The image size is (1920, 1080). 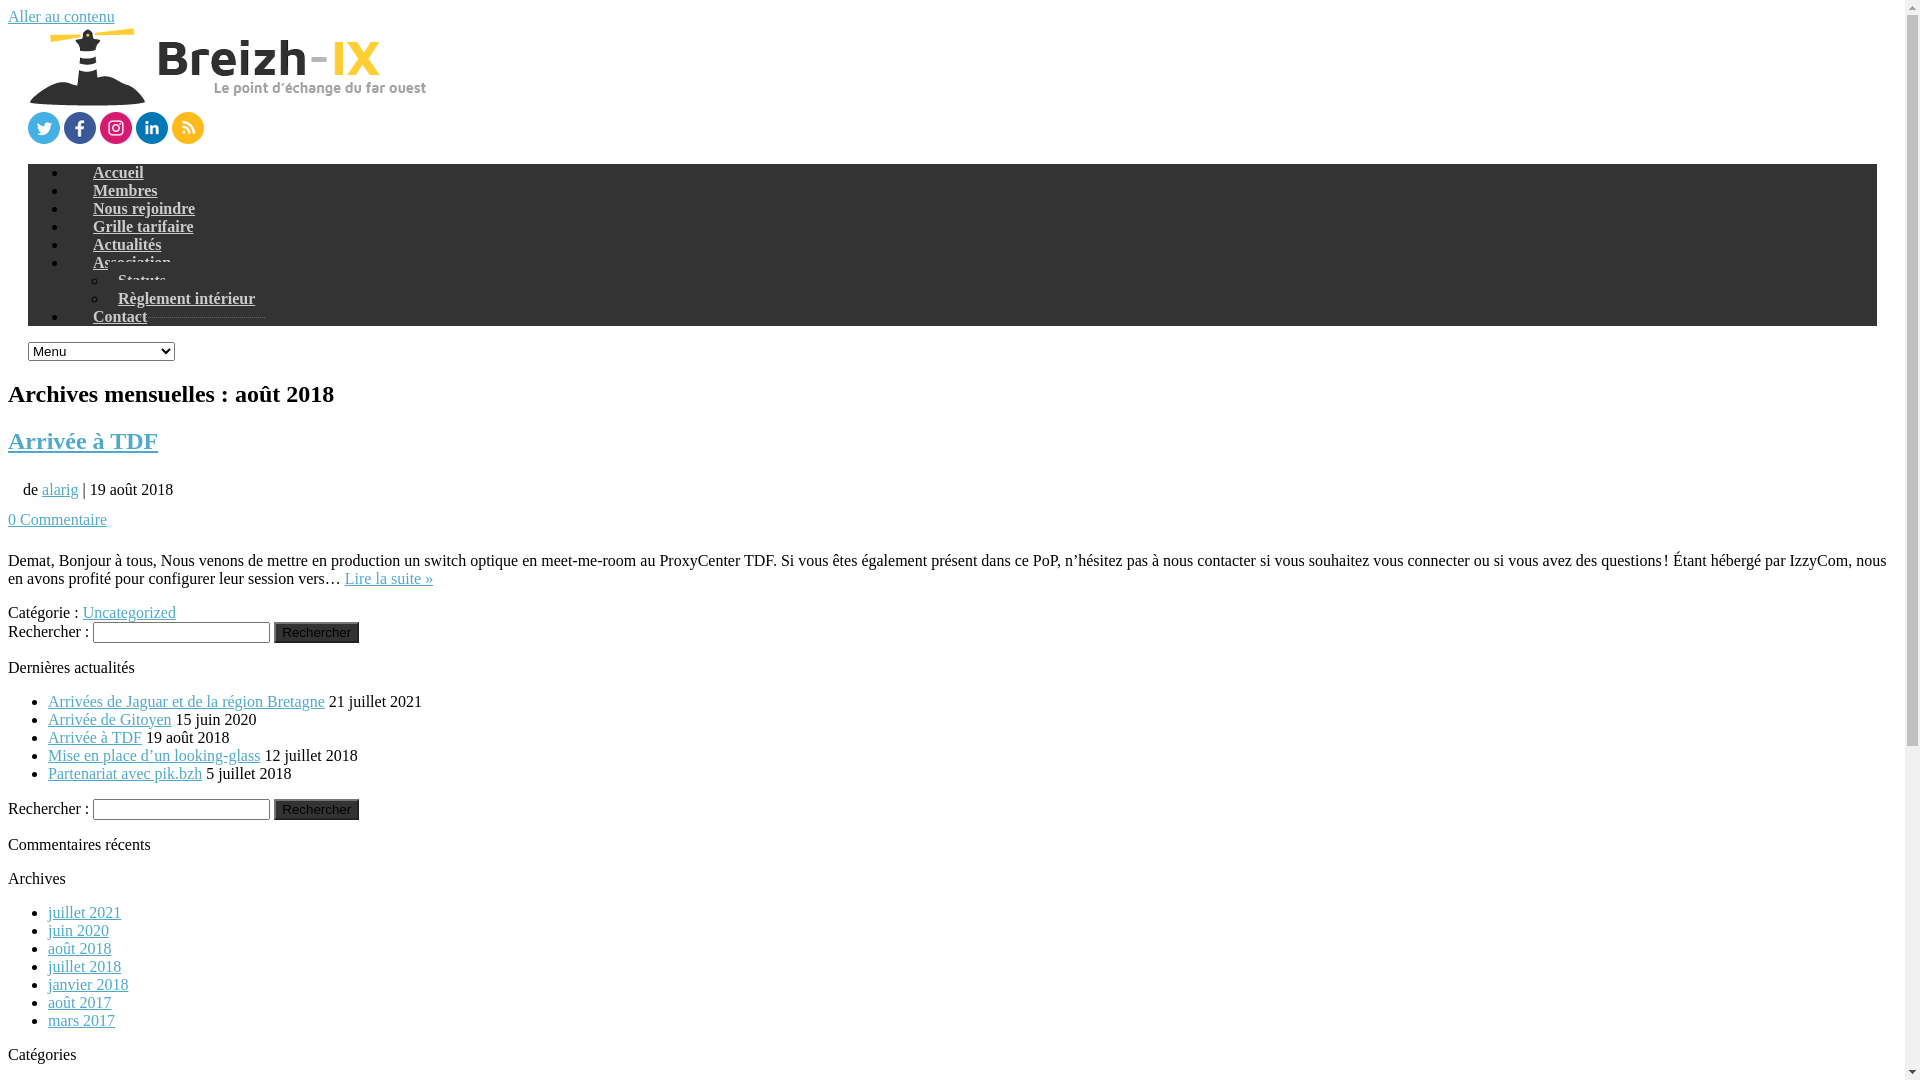 What do you see at coordinates (48, 965) in the screenshot?
I see `'juillet 2018'` at bounding box center [48, 965].